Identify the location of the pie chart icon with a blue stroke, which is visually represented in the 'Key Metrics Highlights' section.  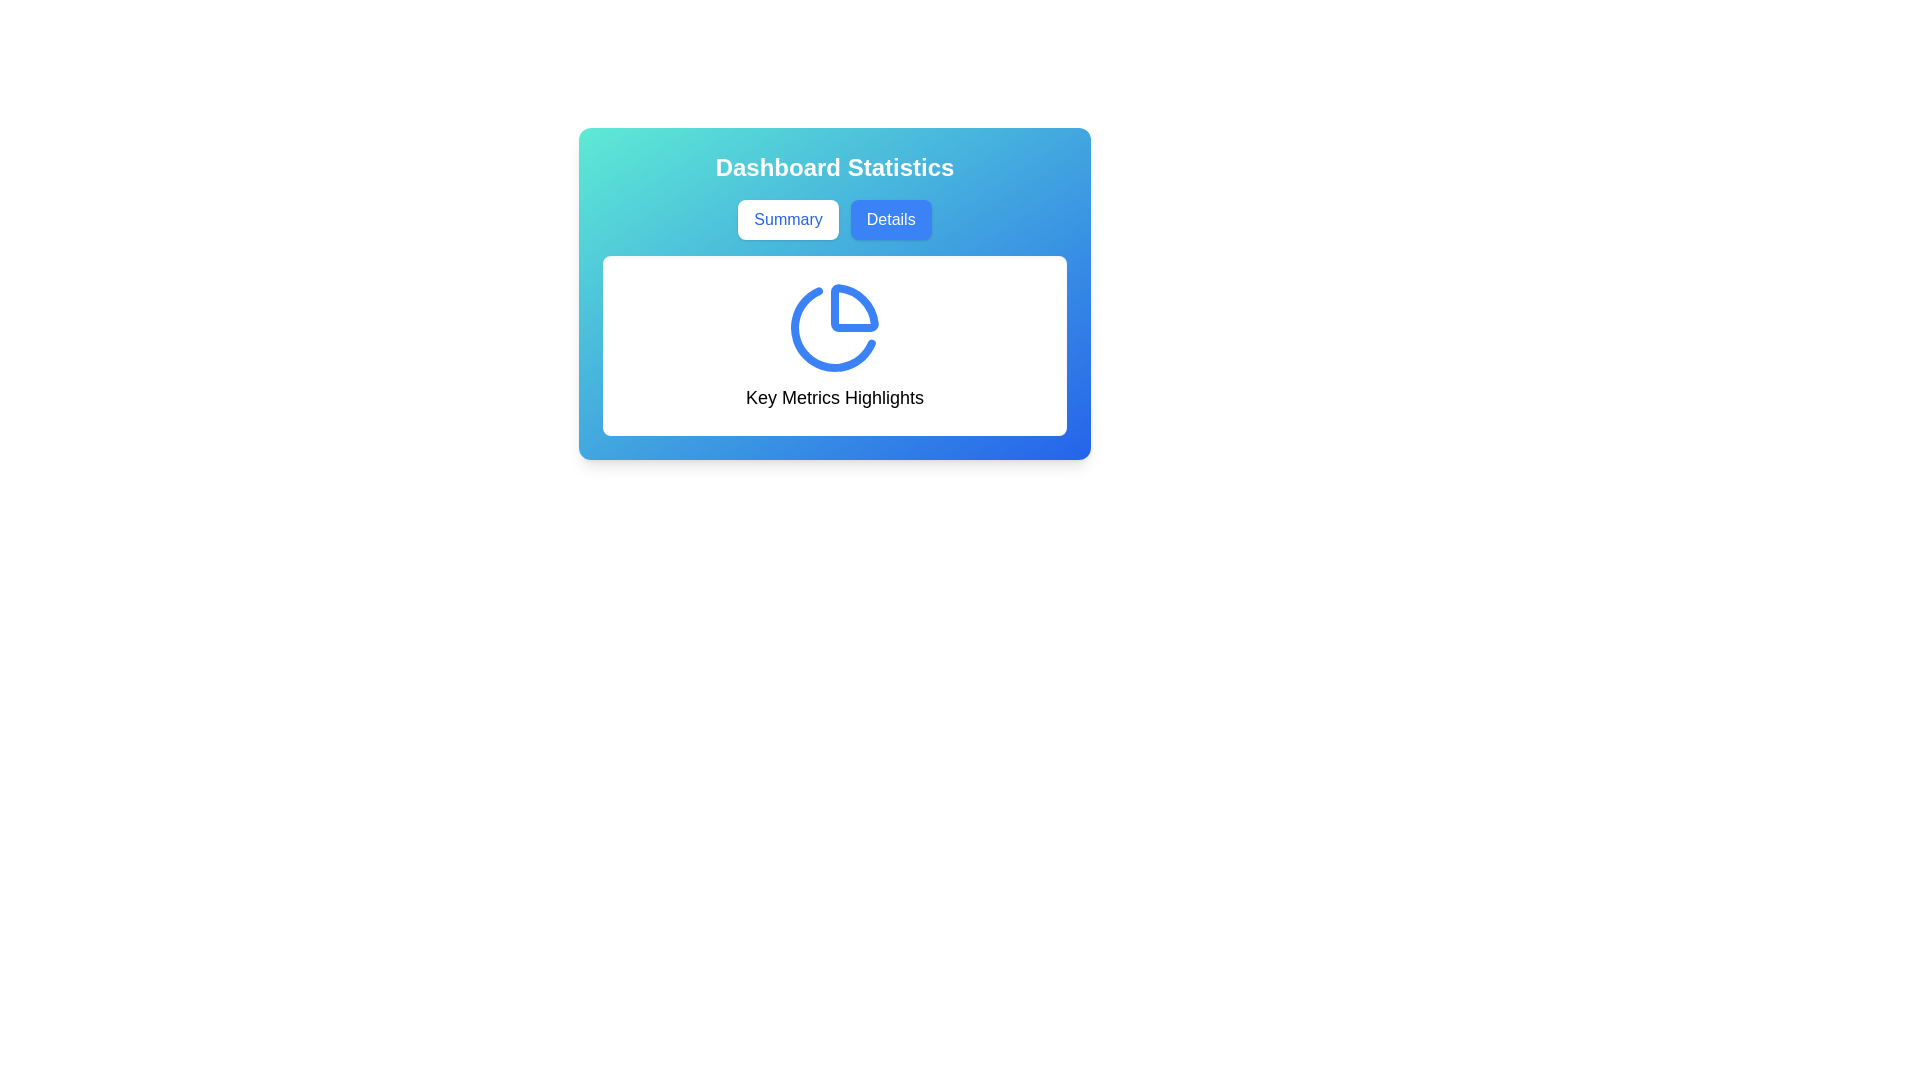
(835, 326).